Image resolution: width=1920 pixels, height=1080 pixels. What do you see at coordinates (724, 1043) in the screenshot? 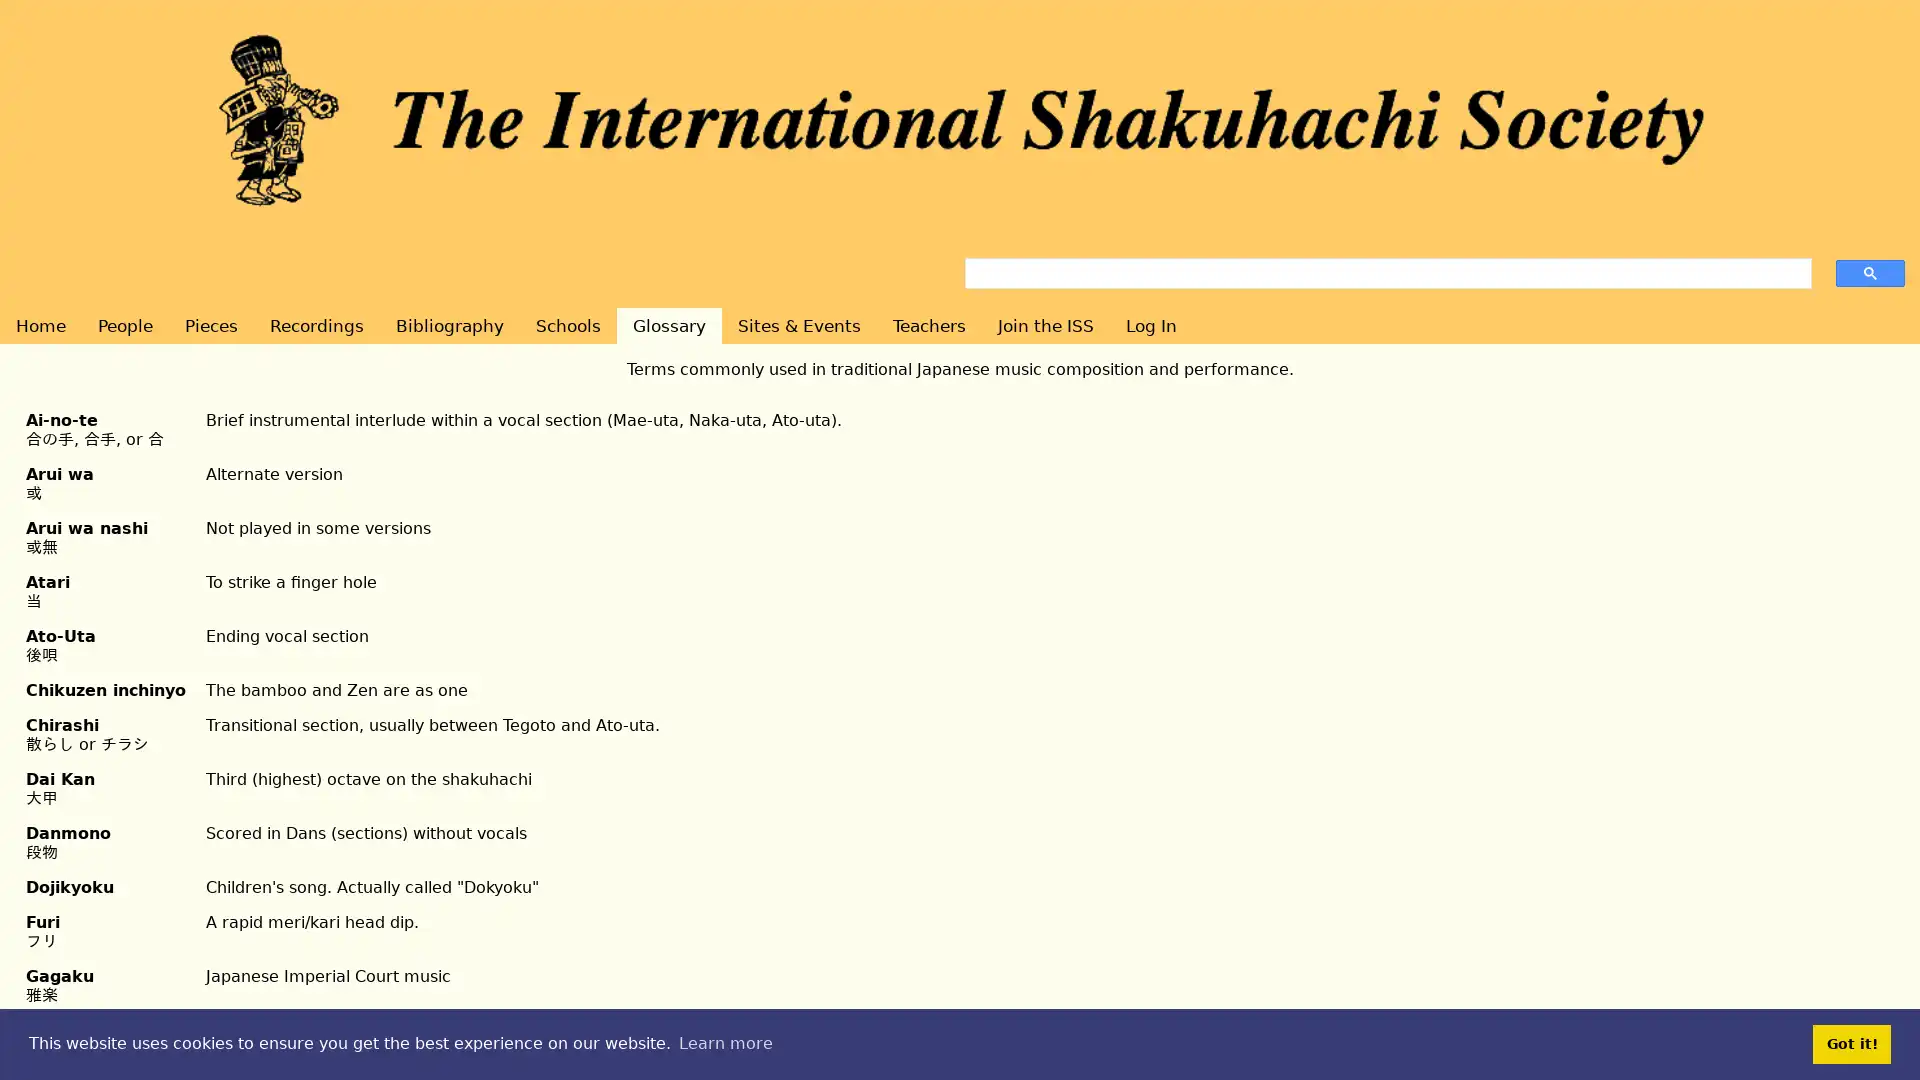
I see `learn more about cookies` at bounding box center [724, 1043].